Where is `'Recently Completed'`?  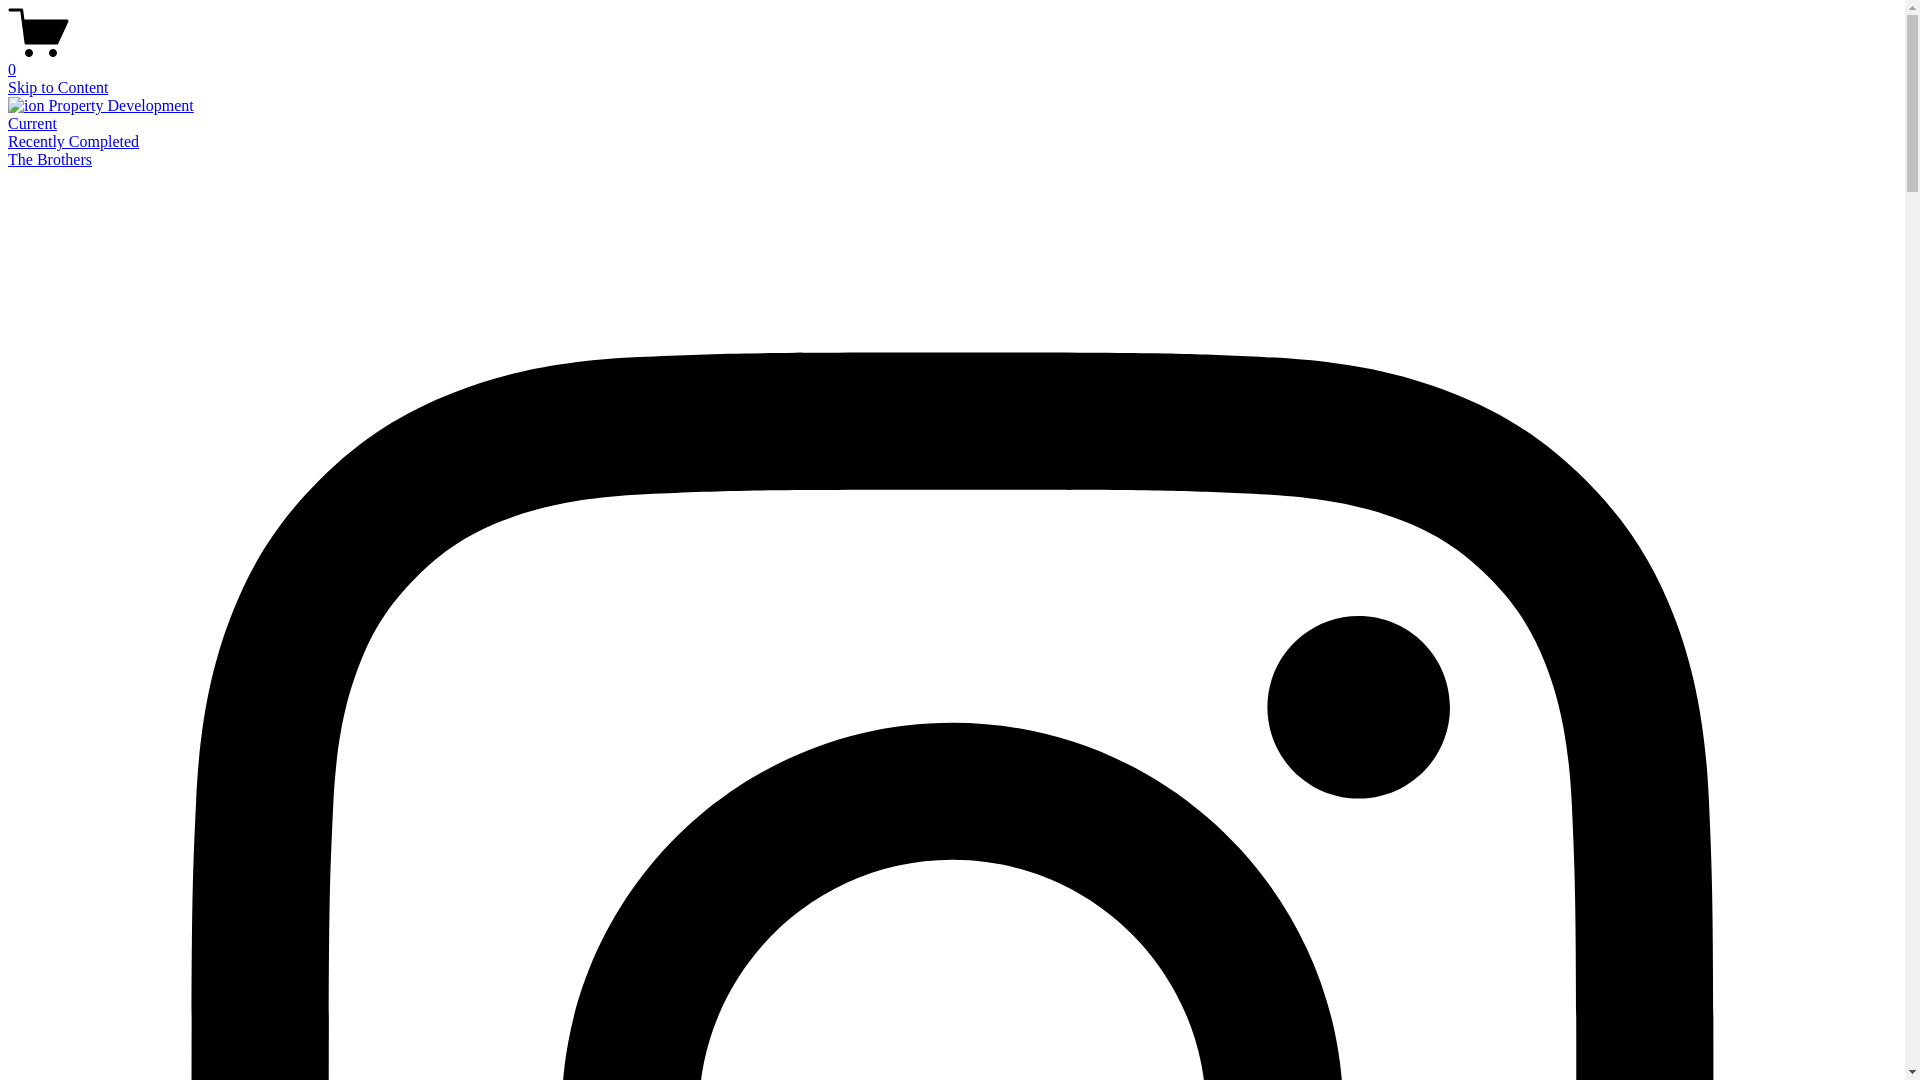
'Recently Completed' is located at coordinates (73, 140).